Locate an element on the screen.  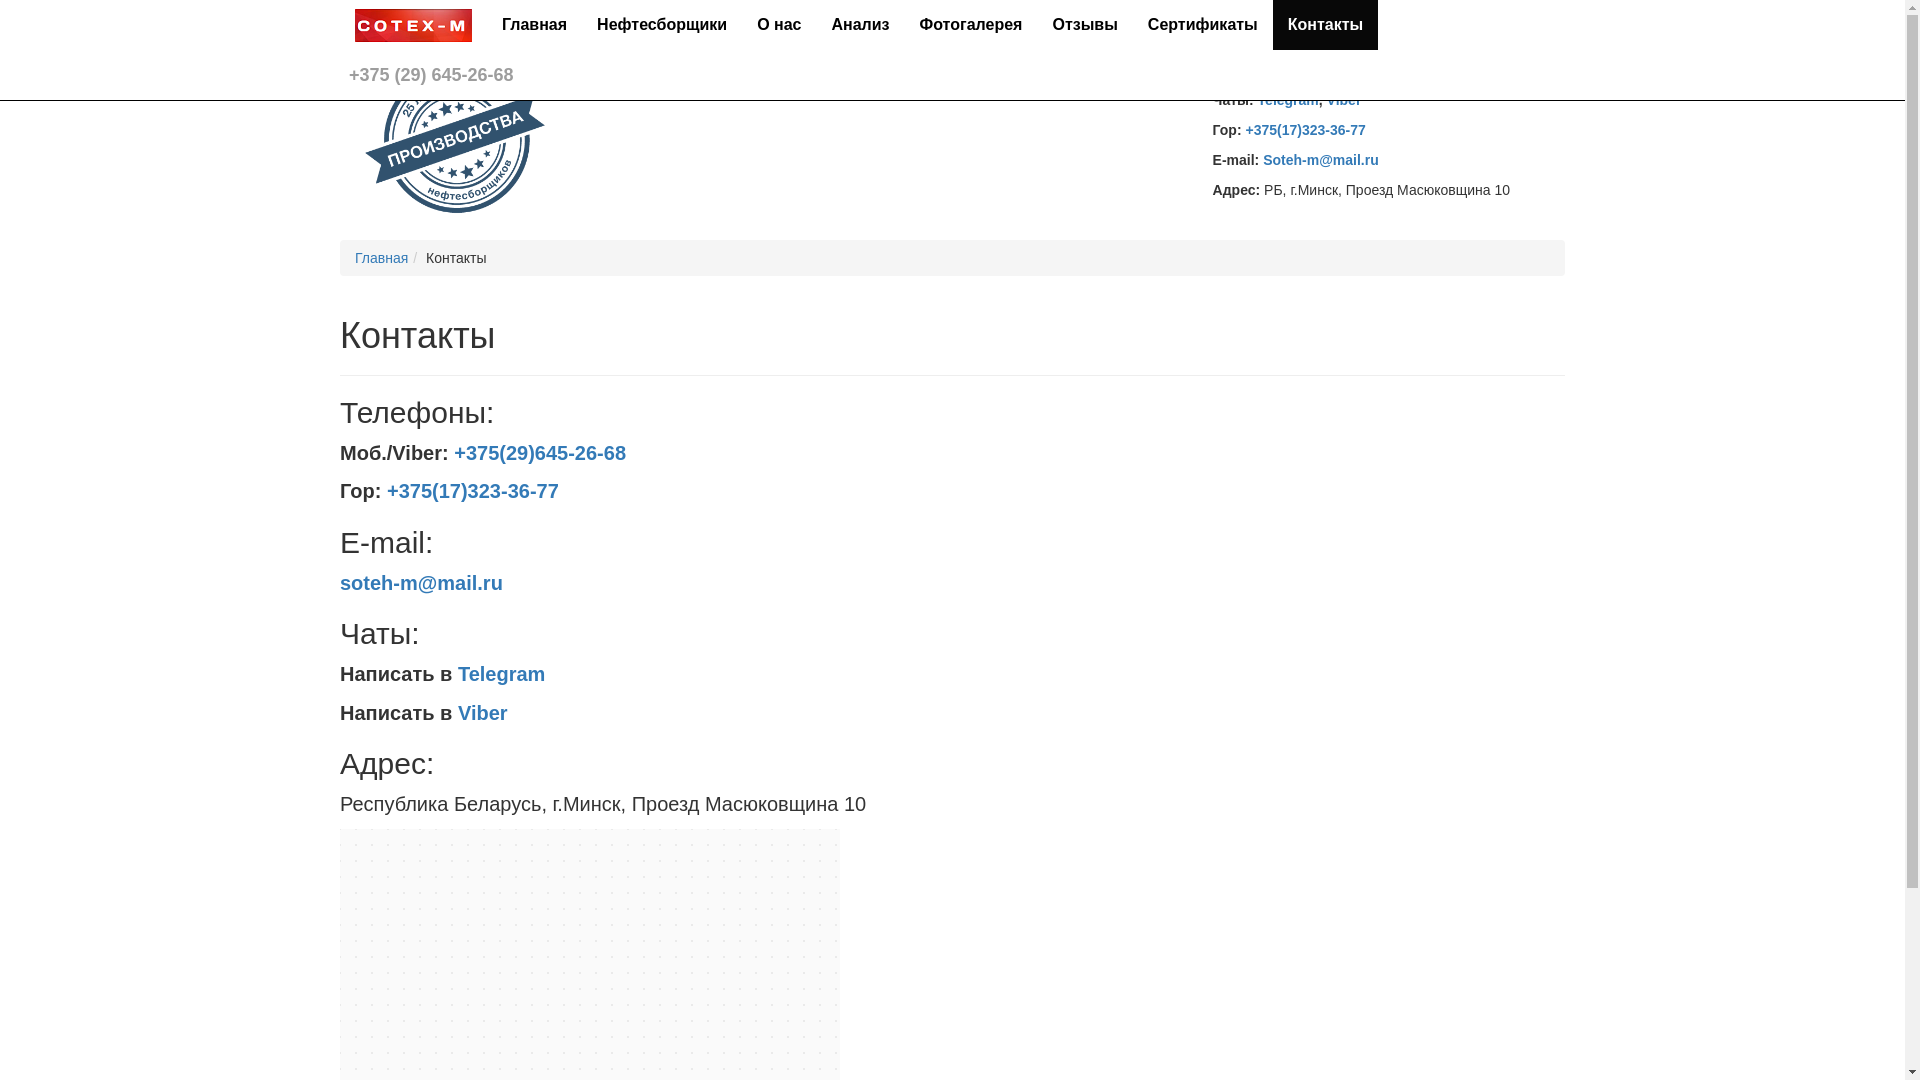
'+375(29)645-26-68' is located at coordinates (539, 452).